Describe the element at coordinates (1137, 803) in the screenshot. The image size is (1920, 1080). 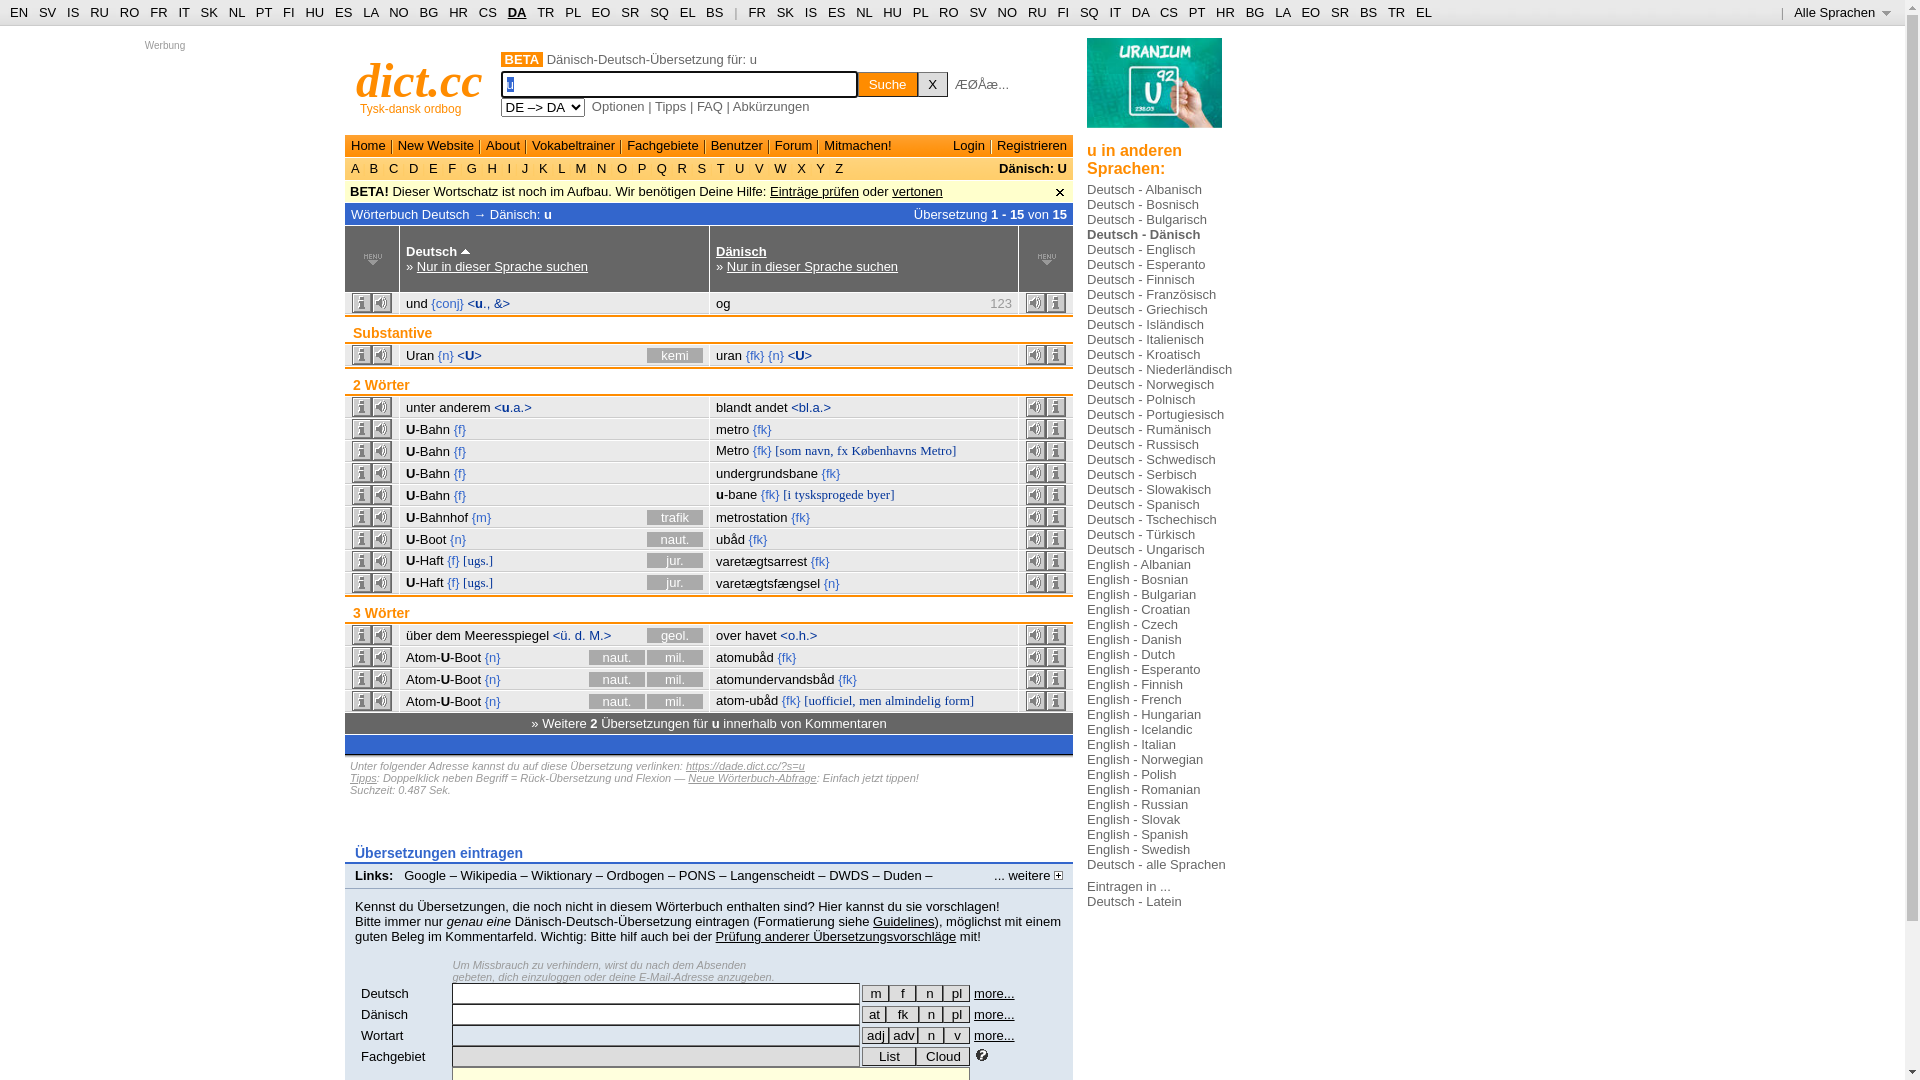
I see `'English - Russian'` at that location.